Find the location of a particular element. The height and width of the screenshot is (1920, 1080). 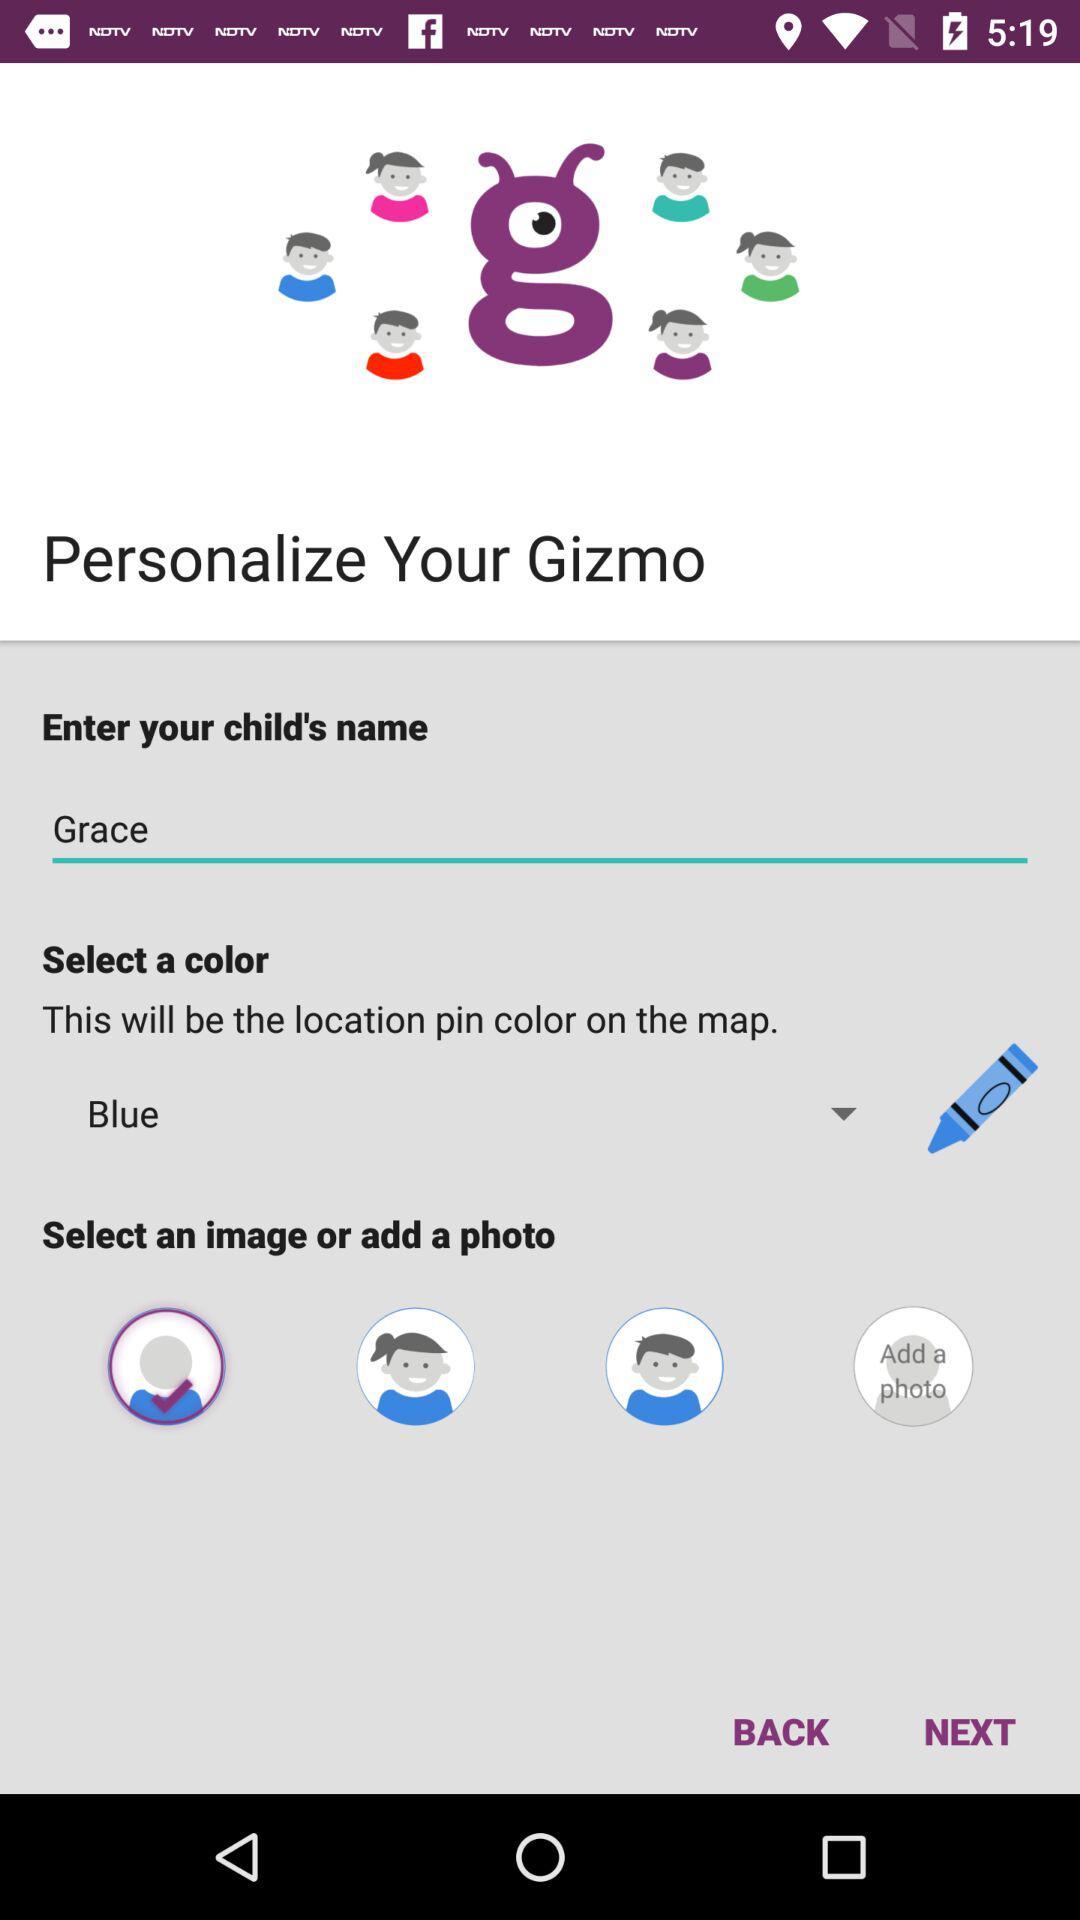

the avatar icon is located at coordinates (913, 1365).